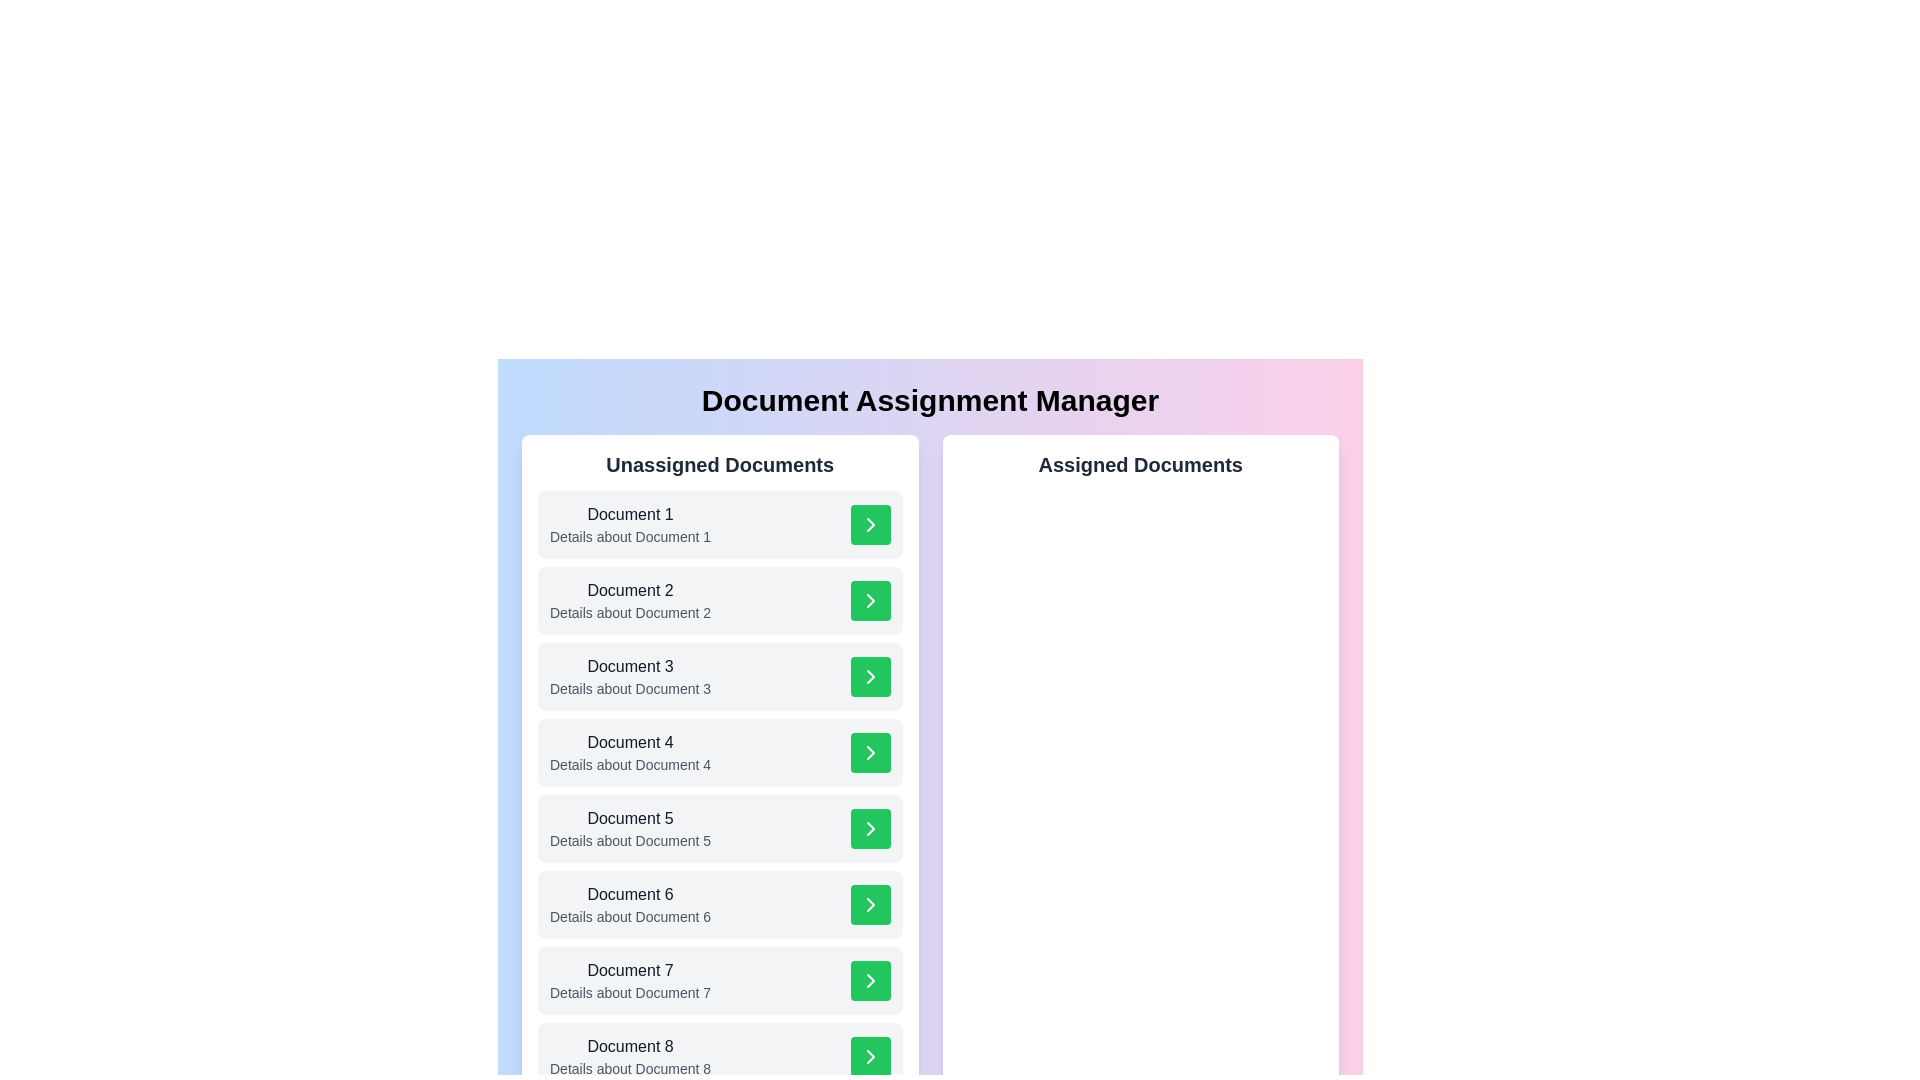 The height and width of the screenshot is (1080, 1920). What do you see at coordinates (629, 840) in the screenshot?
I see `descriptive text label for 'Document 5' located in the 'Unassigned Documents' list, specifically as the second line` at bounding box center [629, 840].